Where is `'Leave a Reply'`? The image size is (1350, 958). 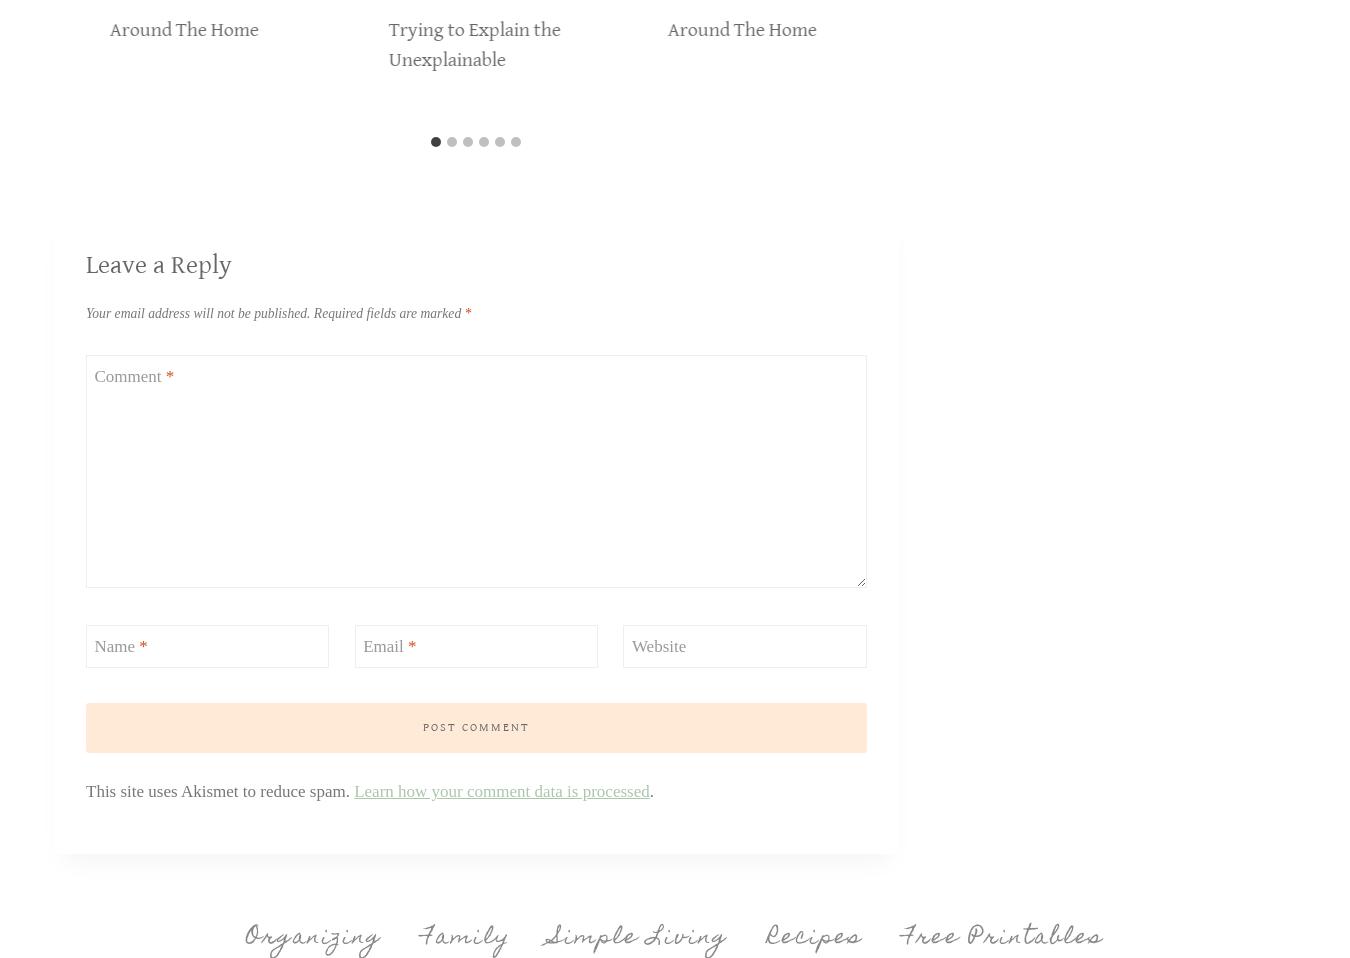 'Leave a Reply' is located at coordinates (159, 264).